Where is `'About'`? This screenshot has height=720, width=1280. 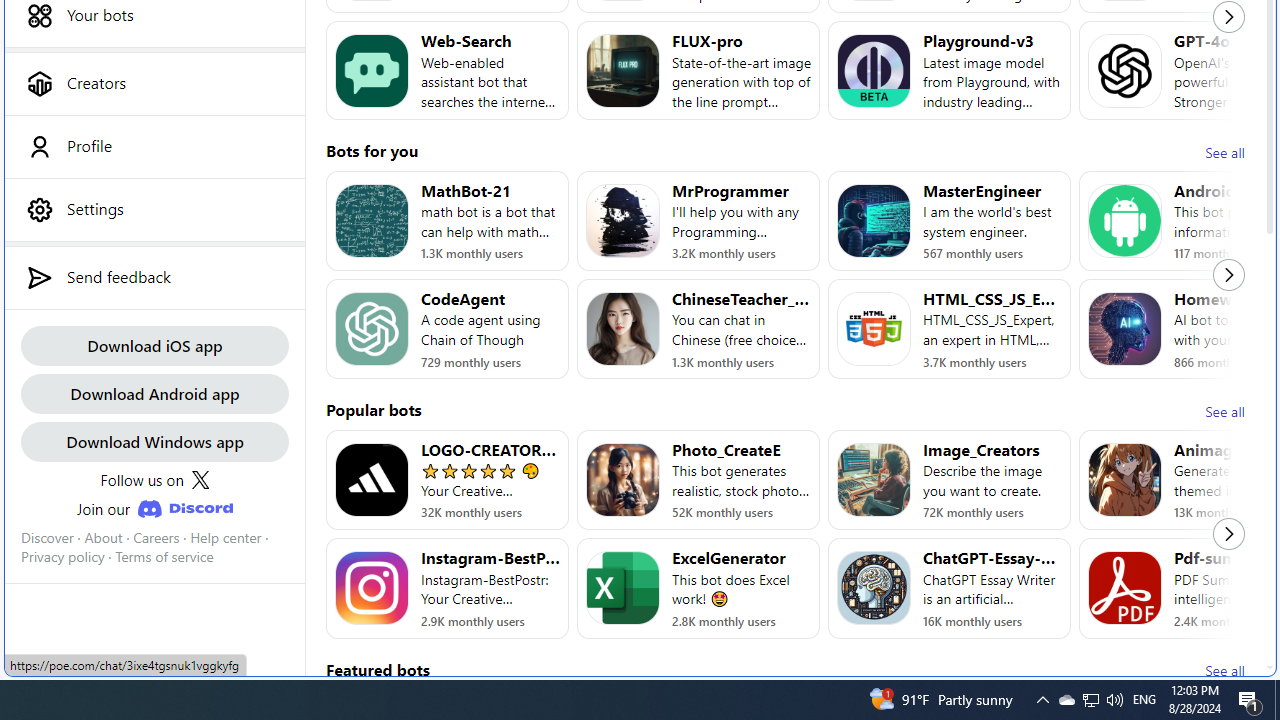
'About' is located at coordinates (102, 536).